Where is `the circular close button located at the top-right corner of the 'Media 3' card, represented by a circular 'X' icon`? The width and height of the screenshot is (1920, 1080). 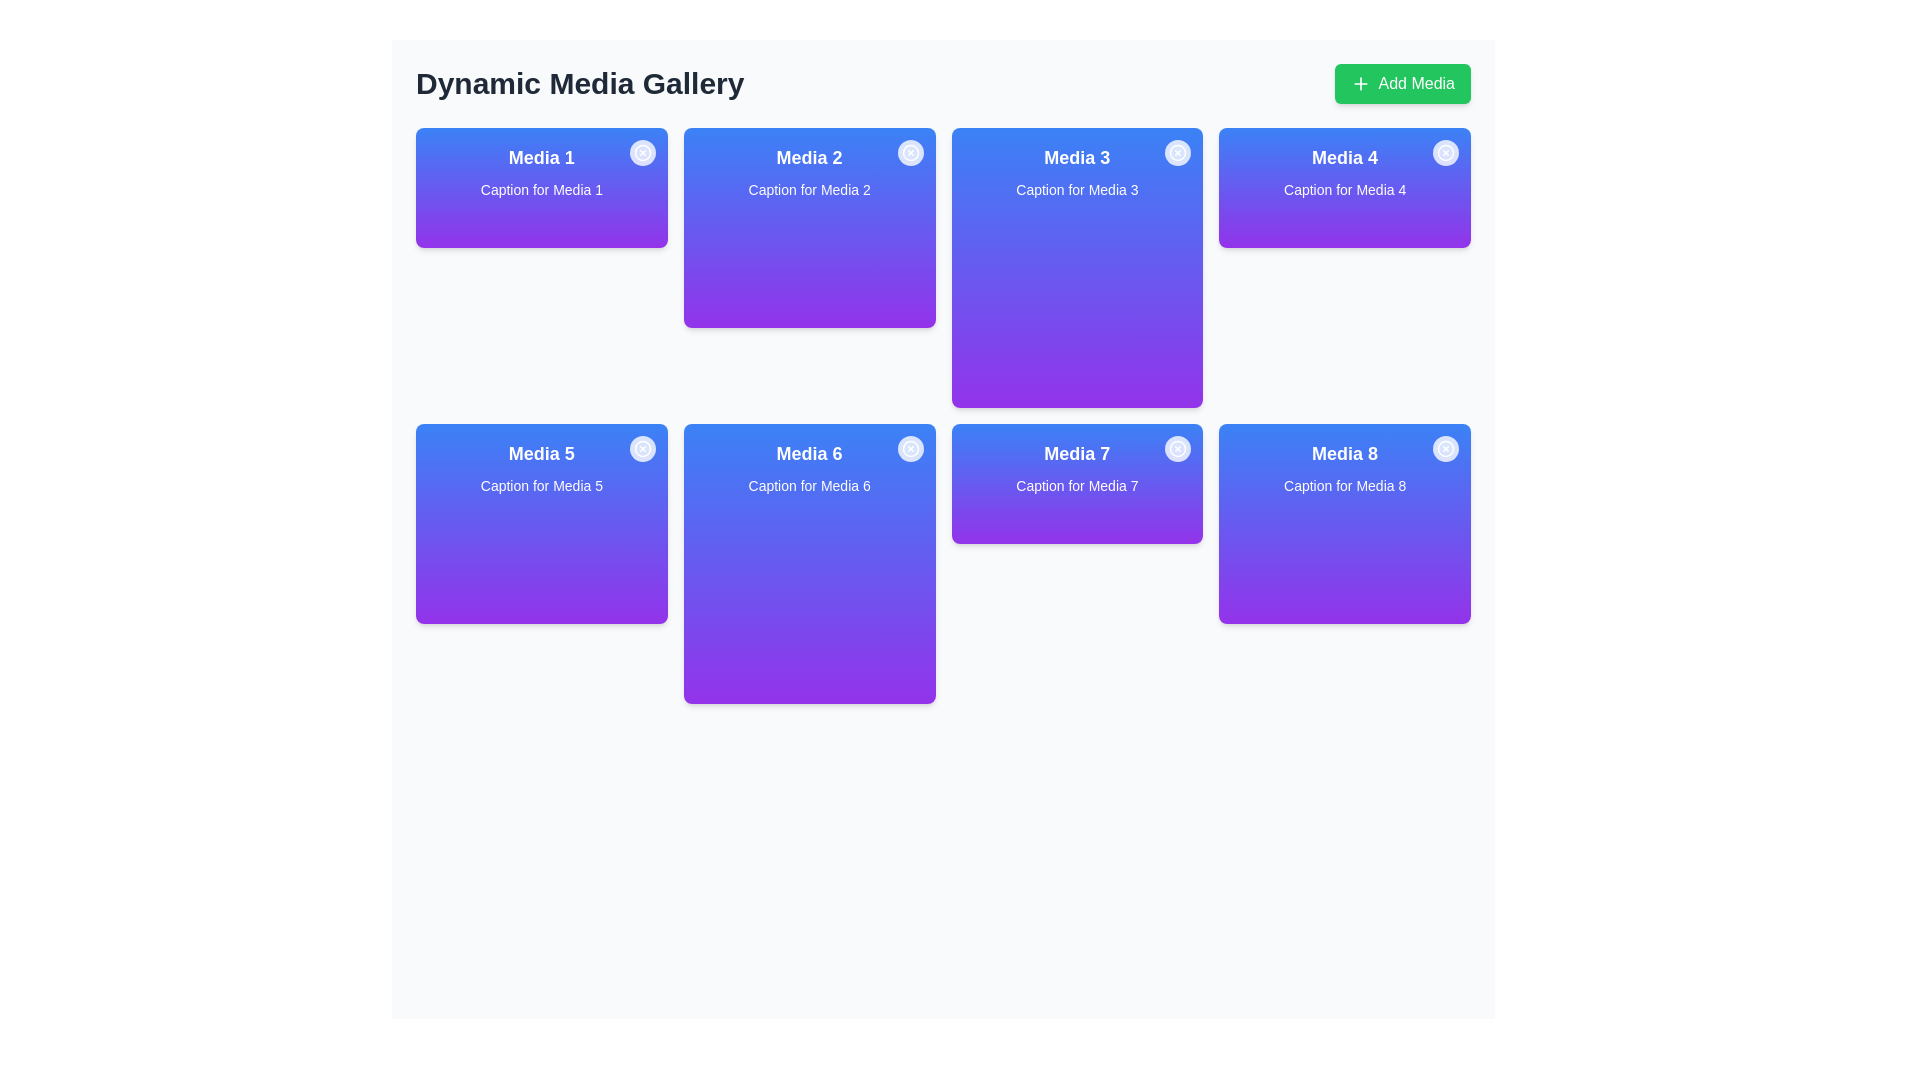
the circular close button located at the top-right corner of the 'Media 3' card, represented by a circular 'X' icon is located at coordinates (1178, 152).